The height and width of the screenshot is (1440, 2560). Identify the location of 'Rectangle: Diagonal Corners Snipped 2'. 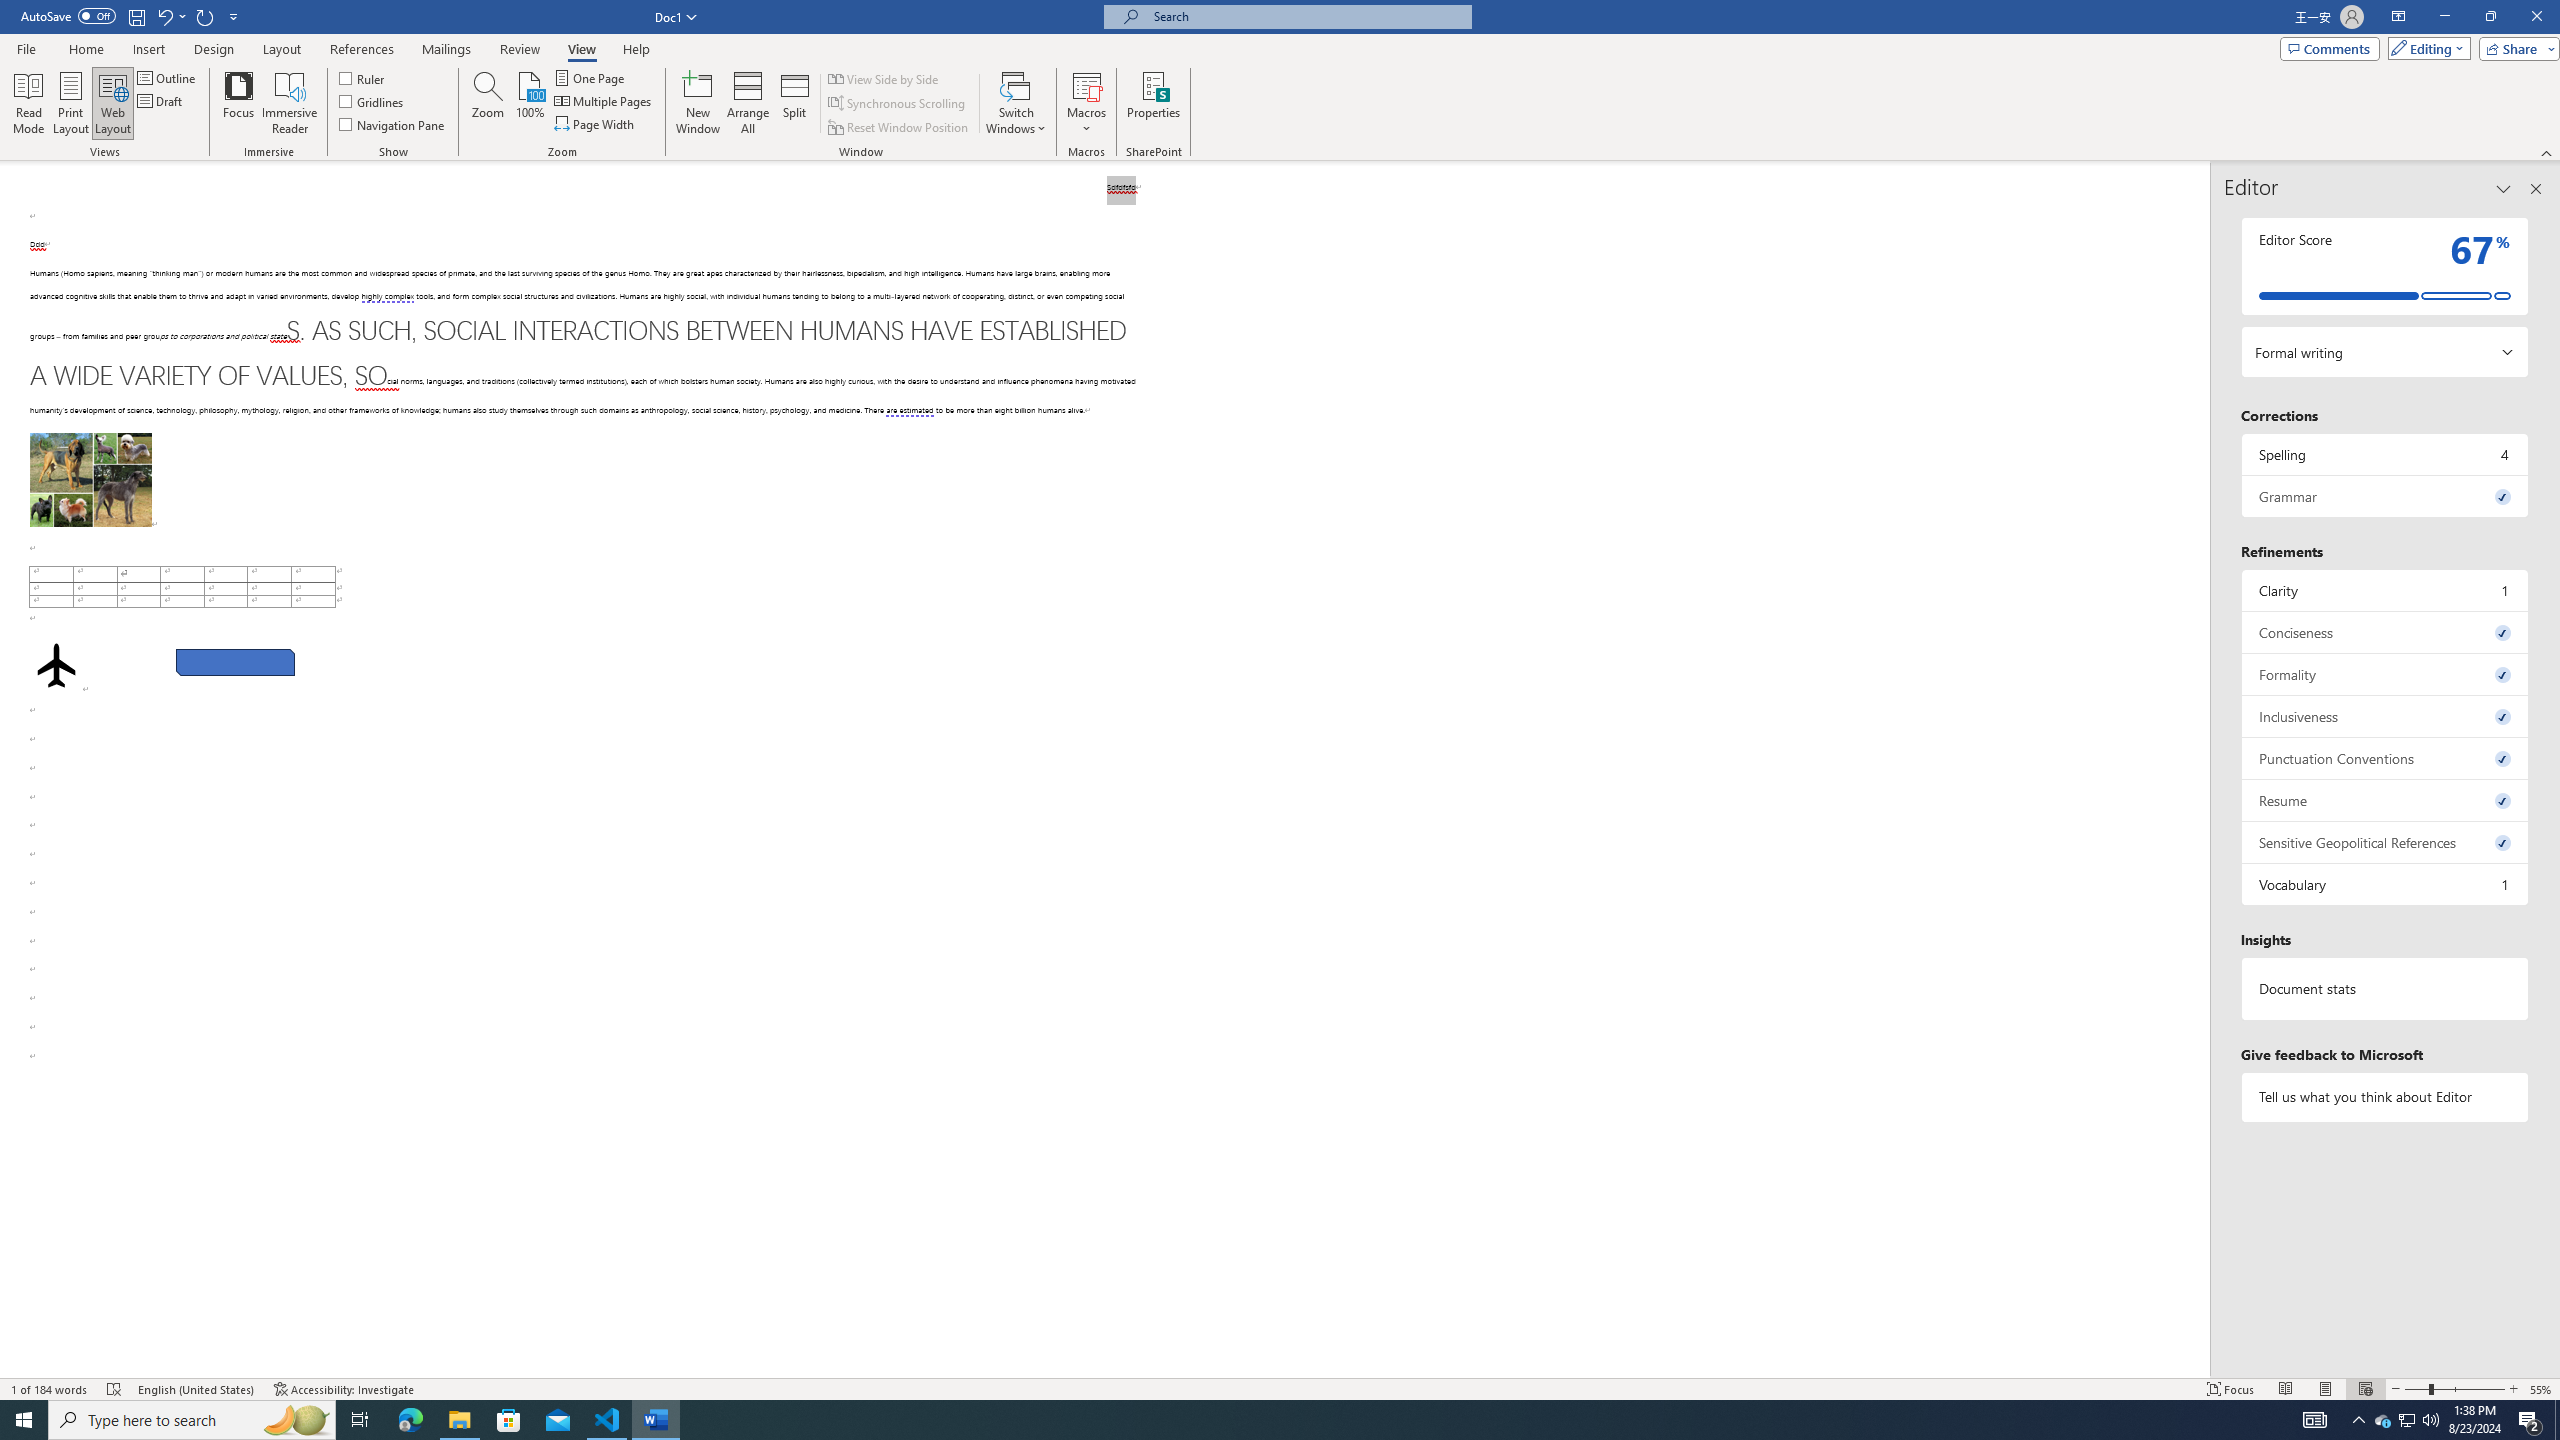
(235, 662).